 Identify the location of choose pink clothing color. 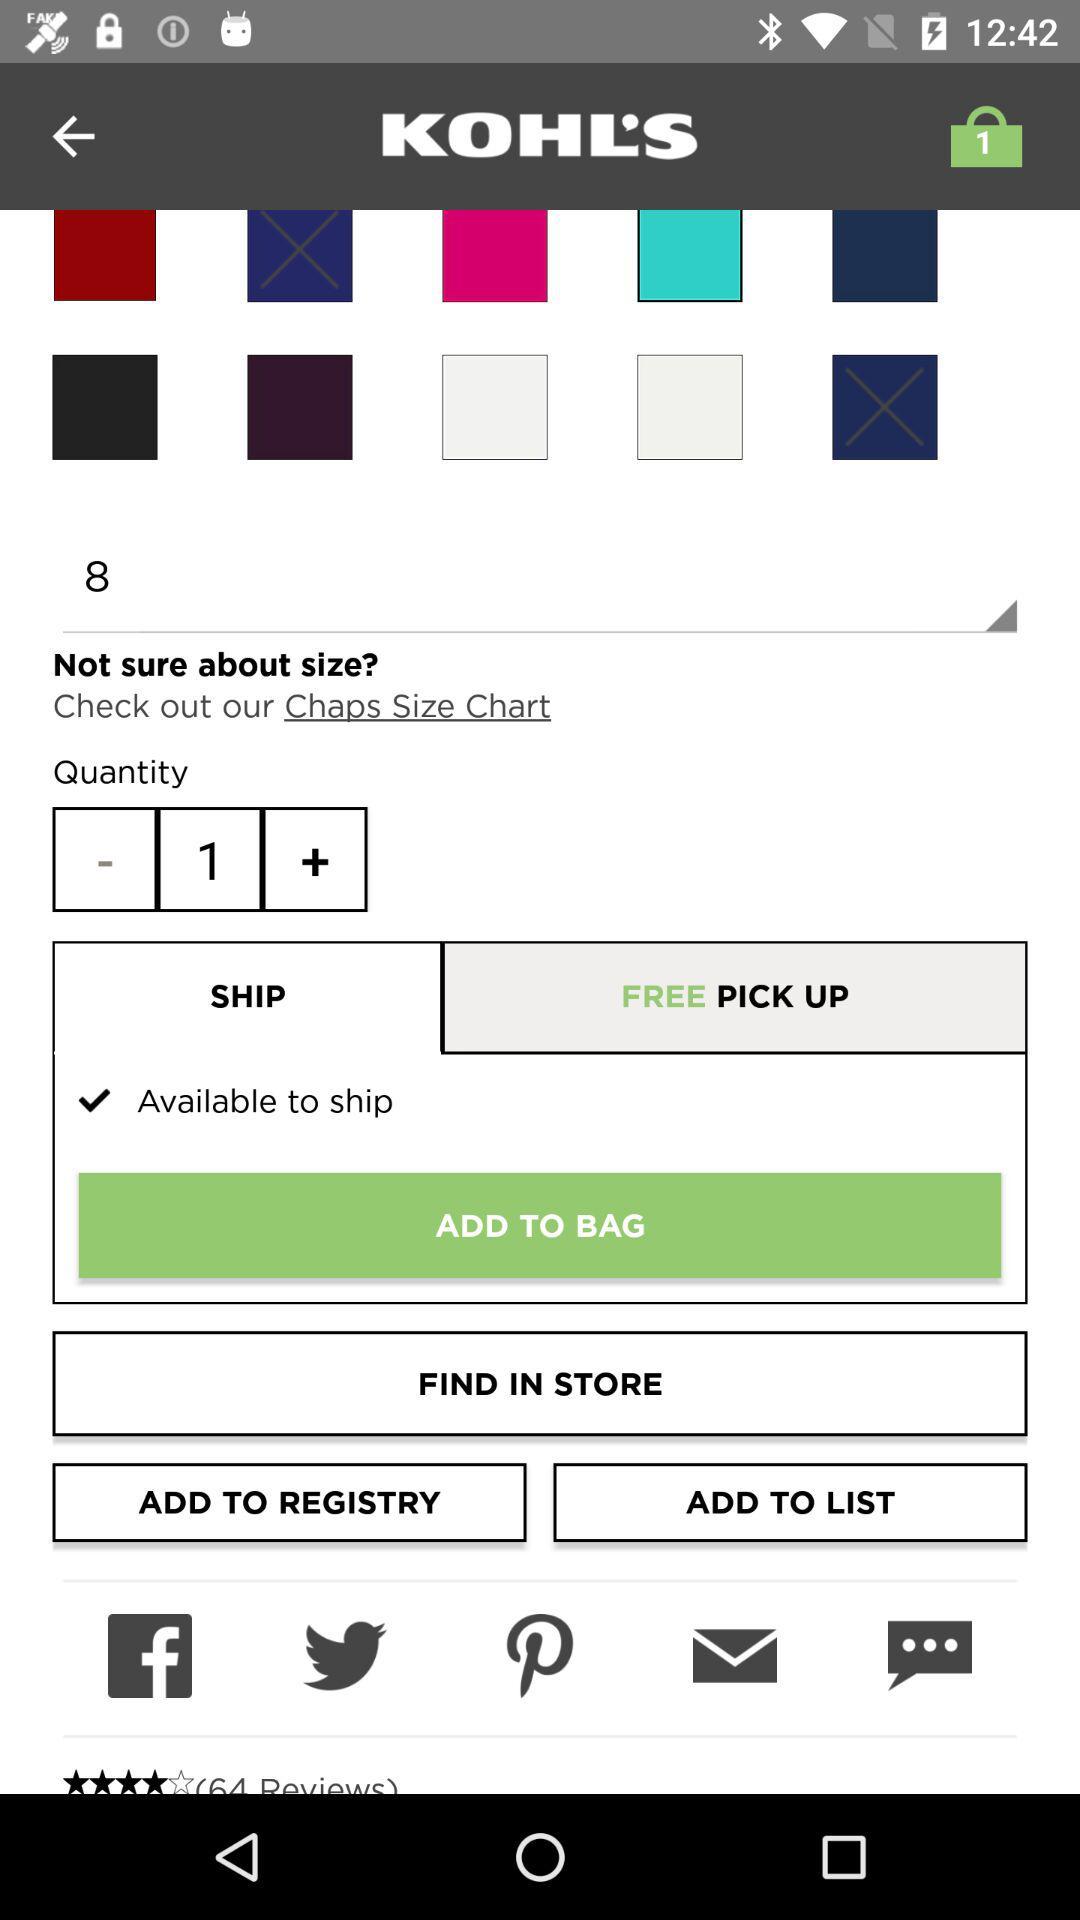
(494, 255).